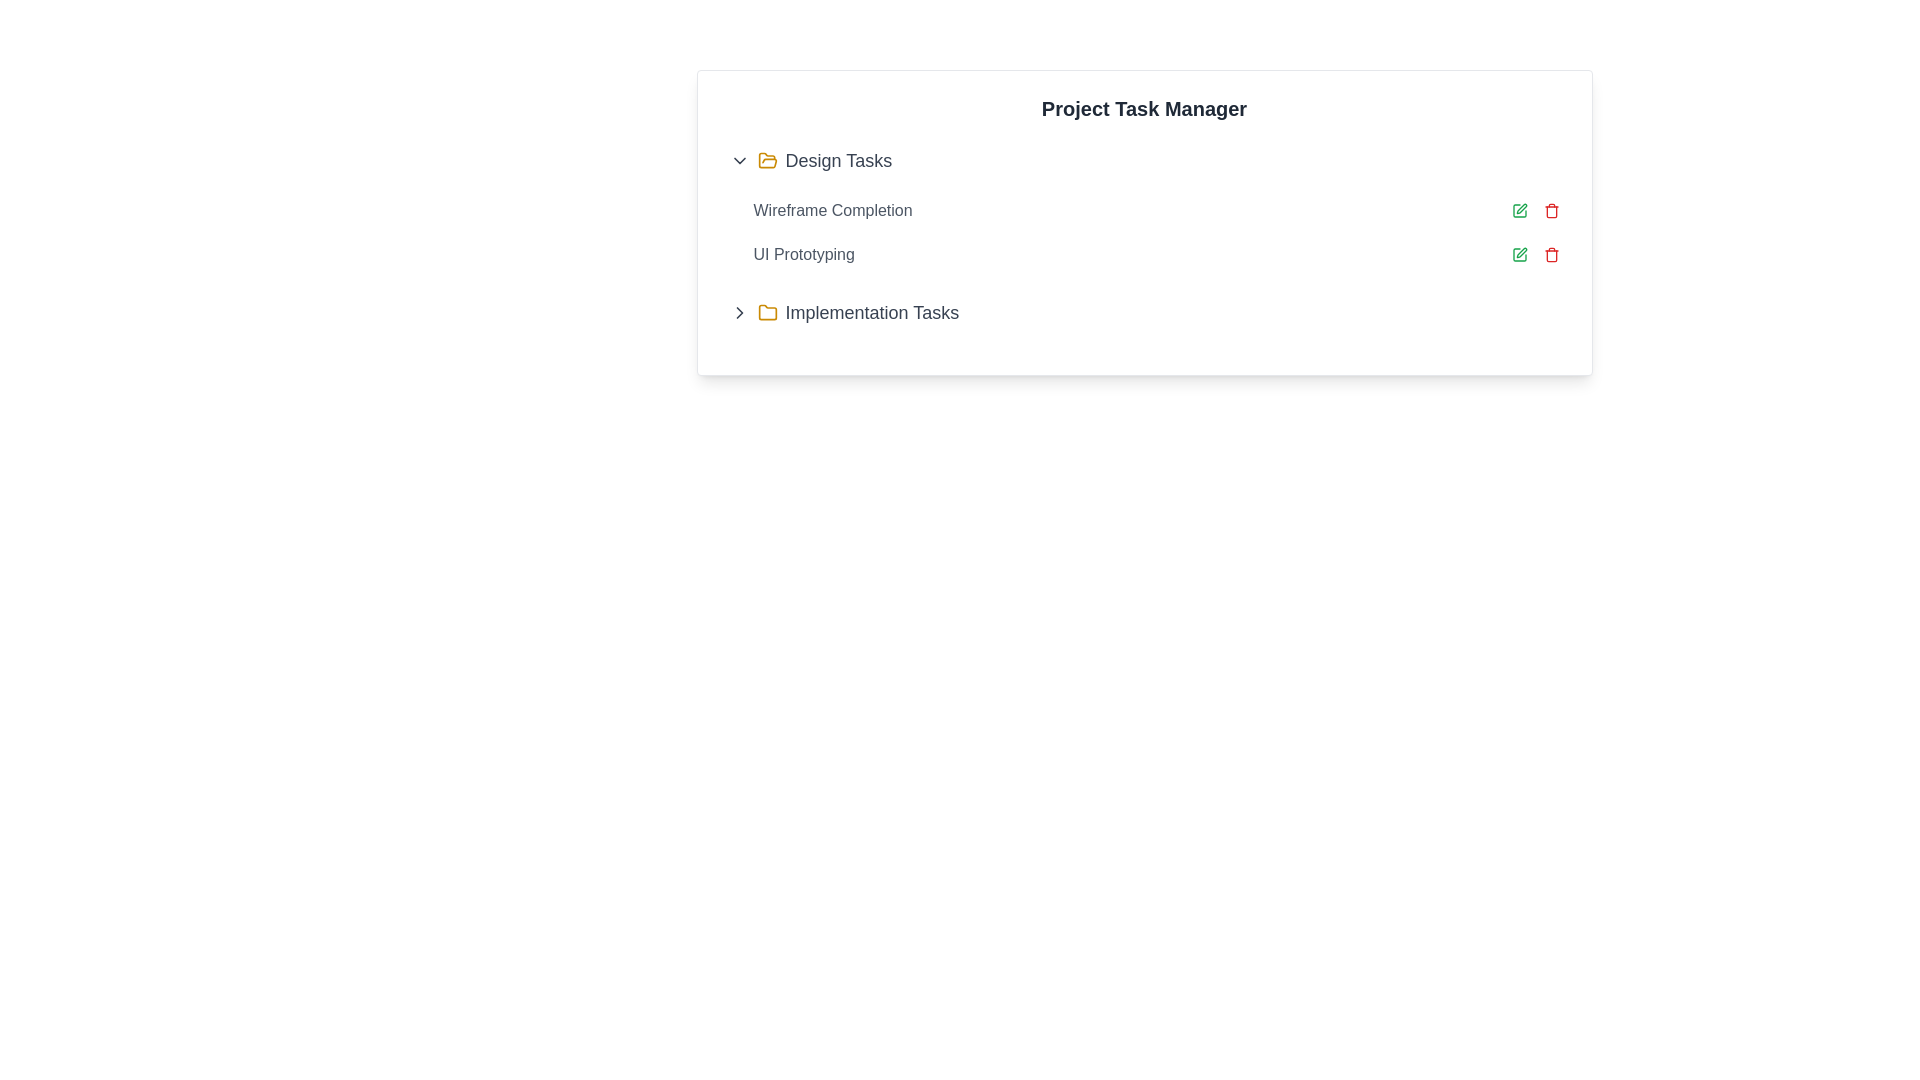 The width and height of the screenshot is (1920, 1080). I want to click on the red trash can icon located to the right of the 'UI Prototyping' label, which is the second button after the green edit icon, so click(1550, 253).